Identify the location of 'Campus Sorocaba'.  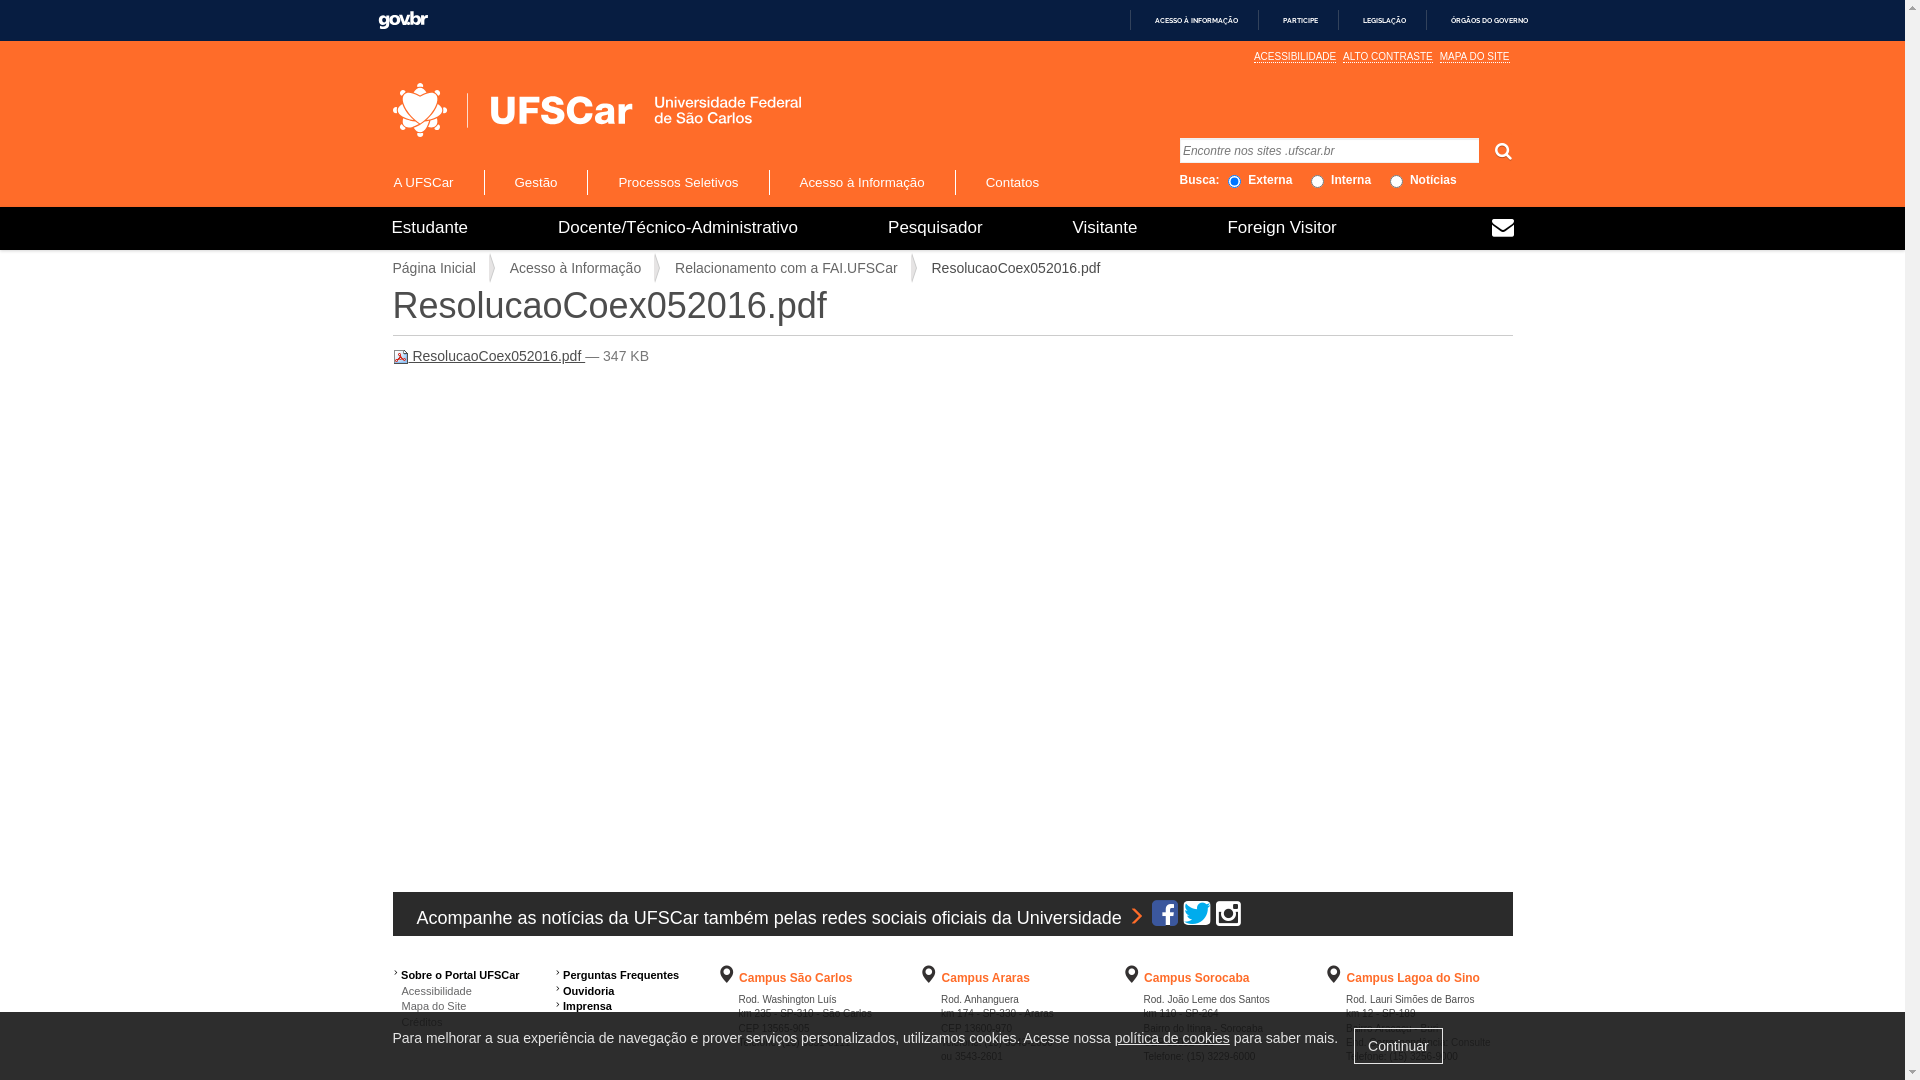
(1196, 977).